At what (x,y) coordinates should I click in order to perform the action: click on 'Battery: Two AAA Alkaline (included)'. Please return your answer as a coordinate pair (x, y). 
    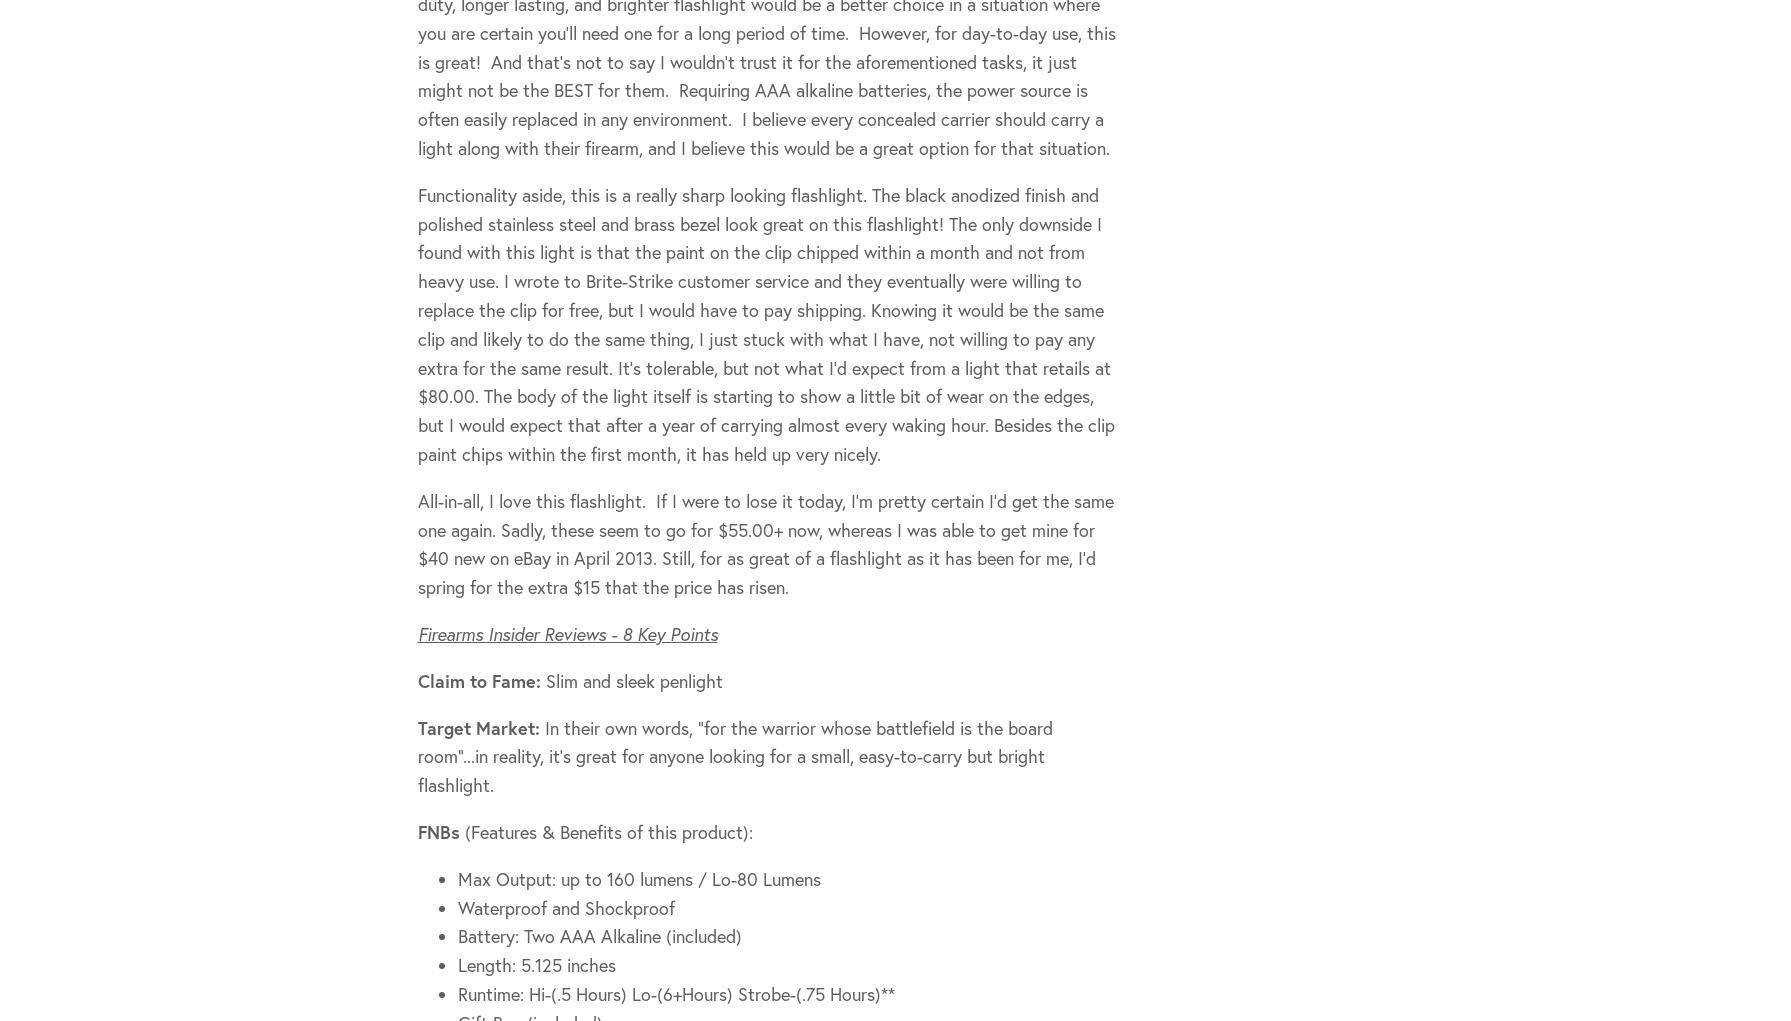
    Looking at the image, I should click on (599, 935).